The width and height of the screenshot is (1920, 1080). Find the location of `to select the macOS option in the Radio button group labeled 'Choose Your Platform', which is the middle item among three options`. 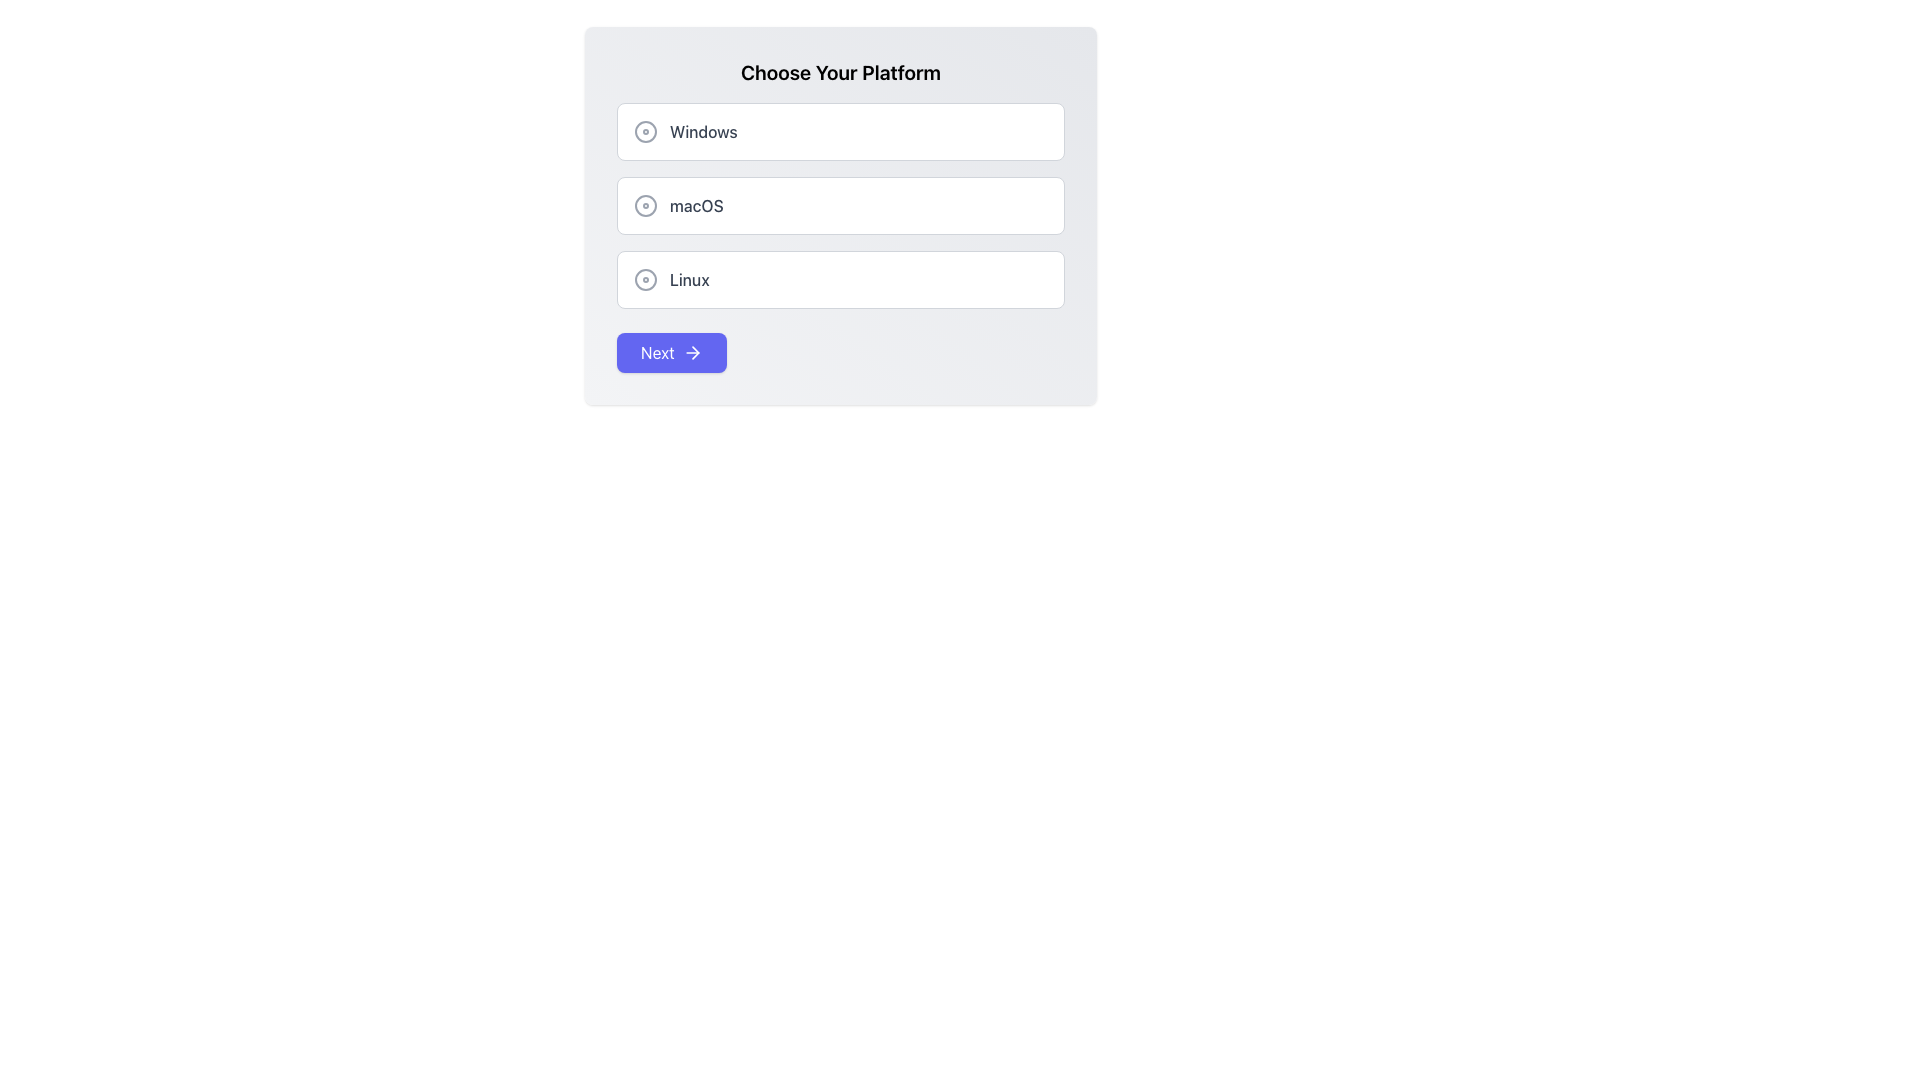

to select the macOS option in the Radio button group labeled 'Choose Your Platform', which is the middle item among three options is located at coordinates (840, 205).